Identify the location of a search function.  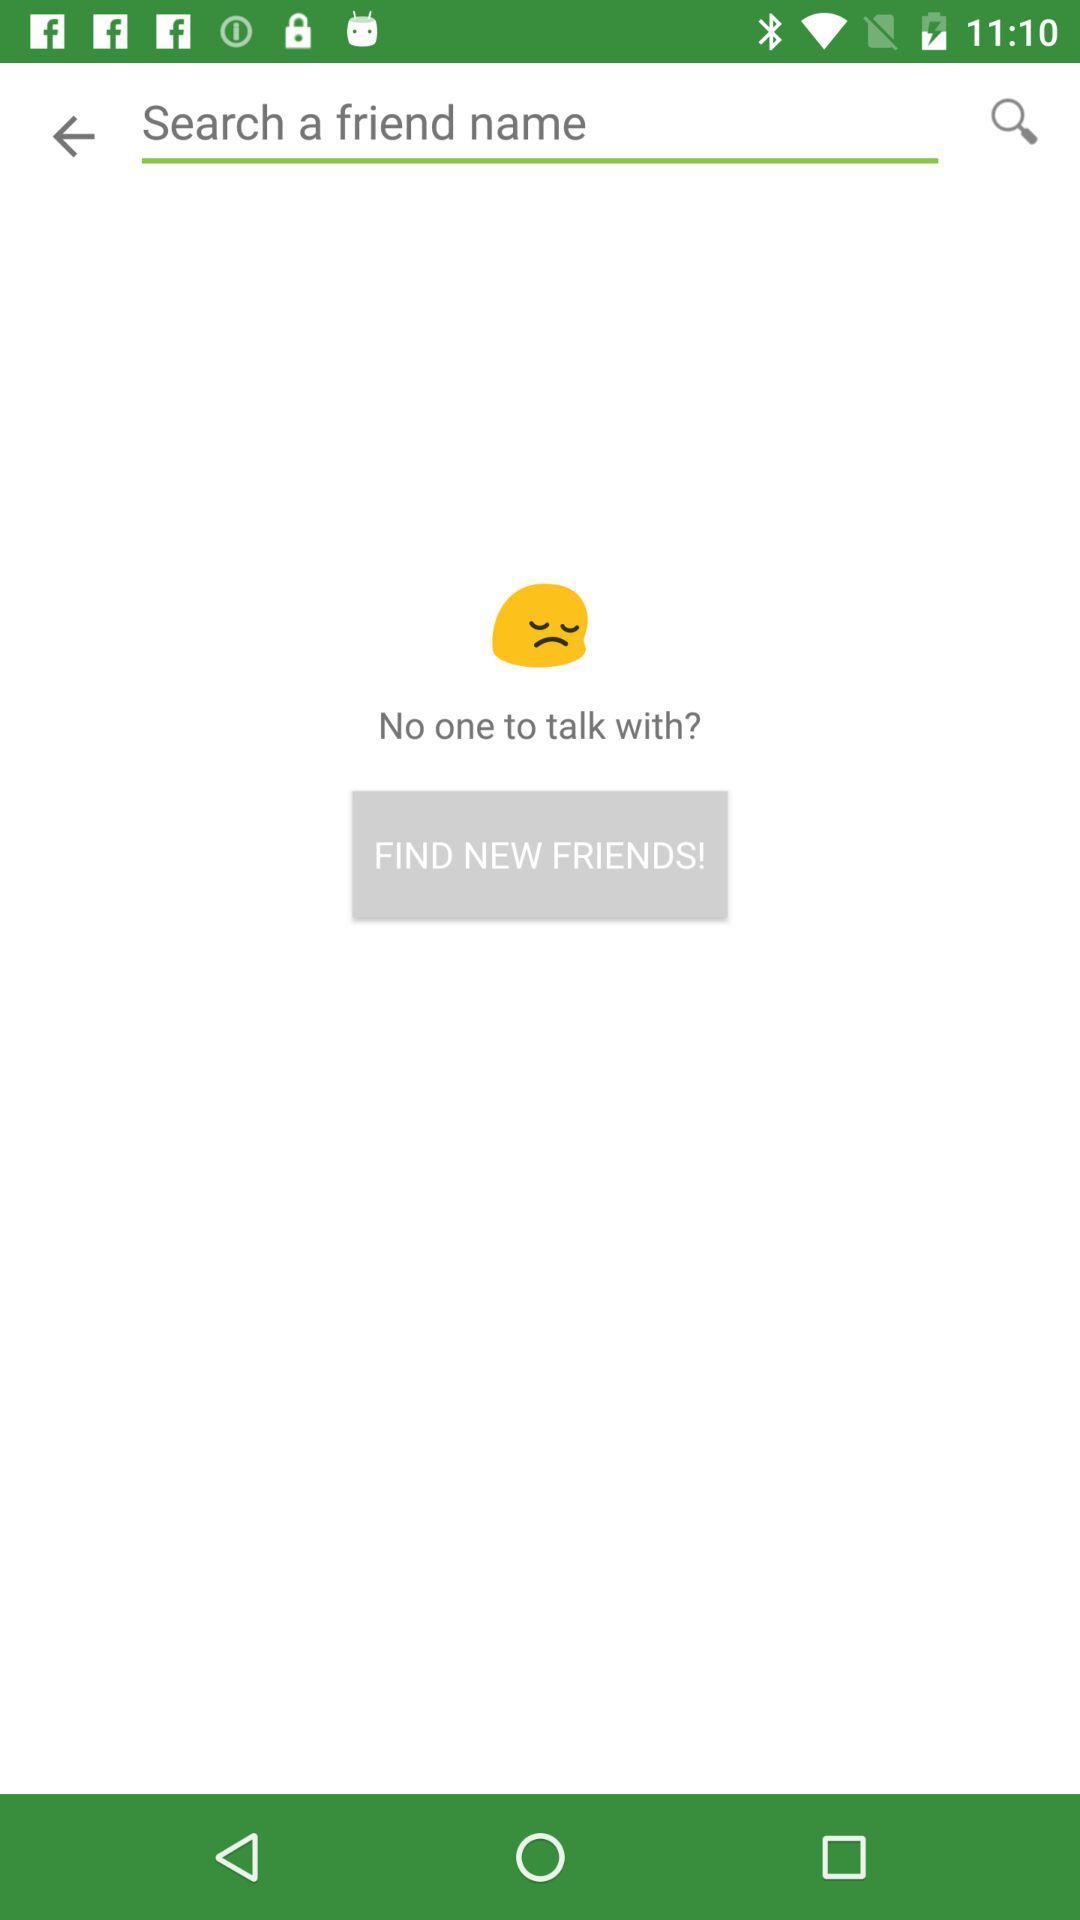
(540, 121).